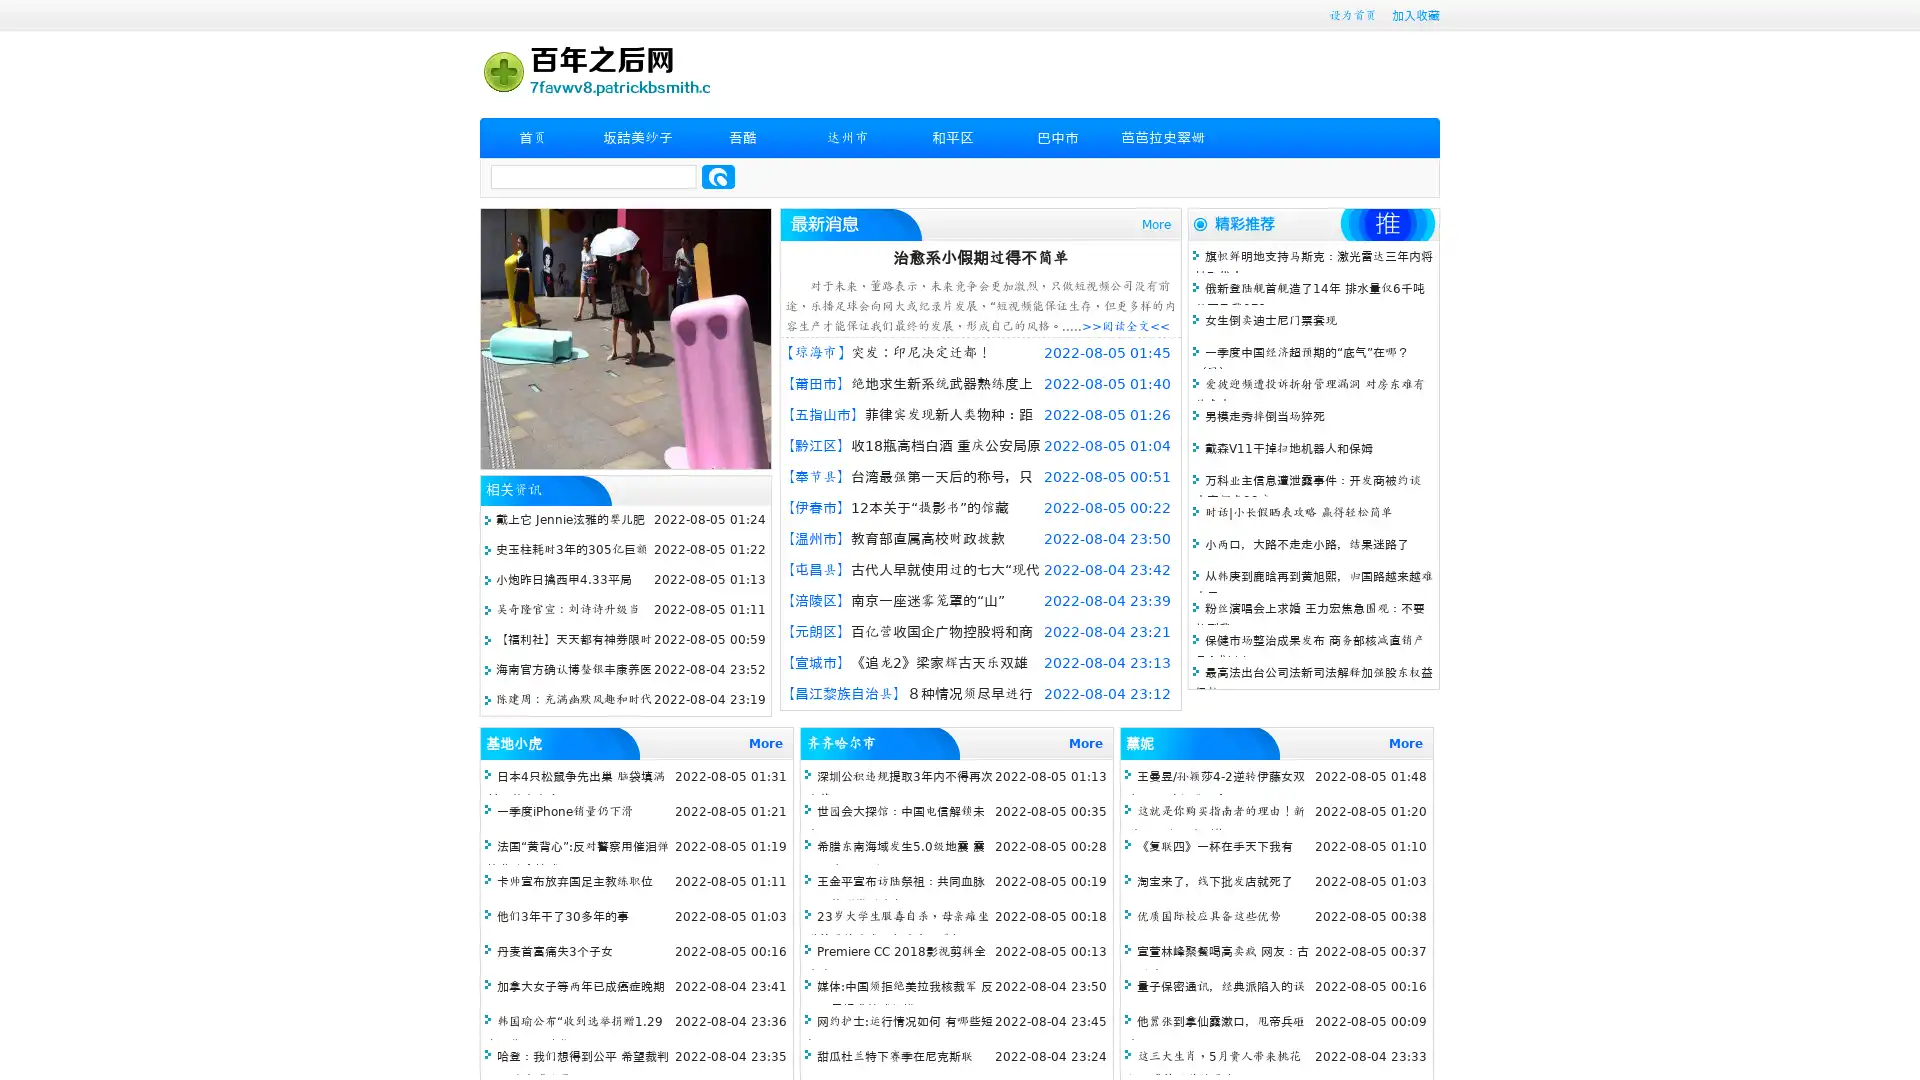 The image size is (1920, 1080). Describe the element at coordinates (718, 176) in the screenshot. I see `Search` at that location.